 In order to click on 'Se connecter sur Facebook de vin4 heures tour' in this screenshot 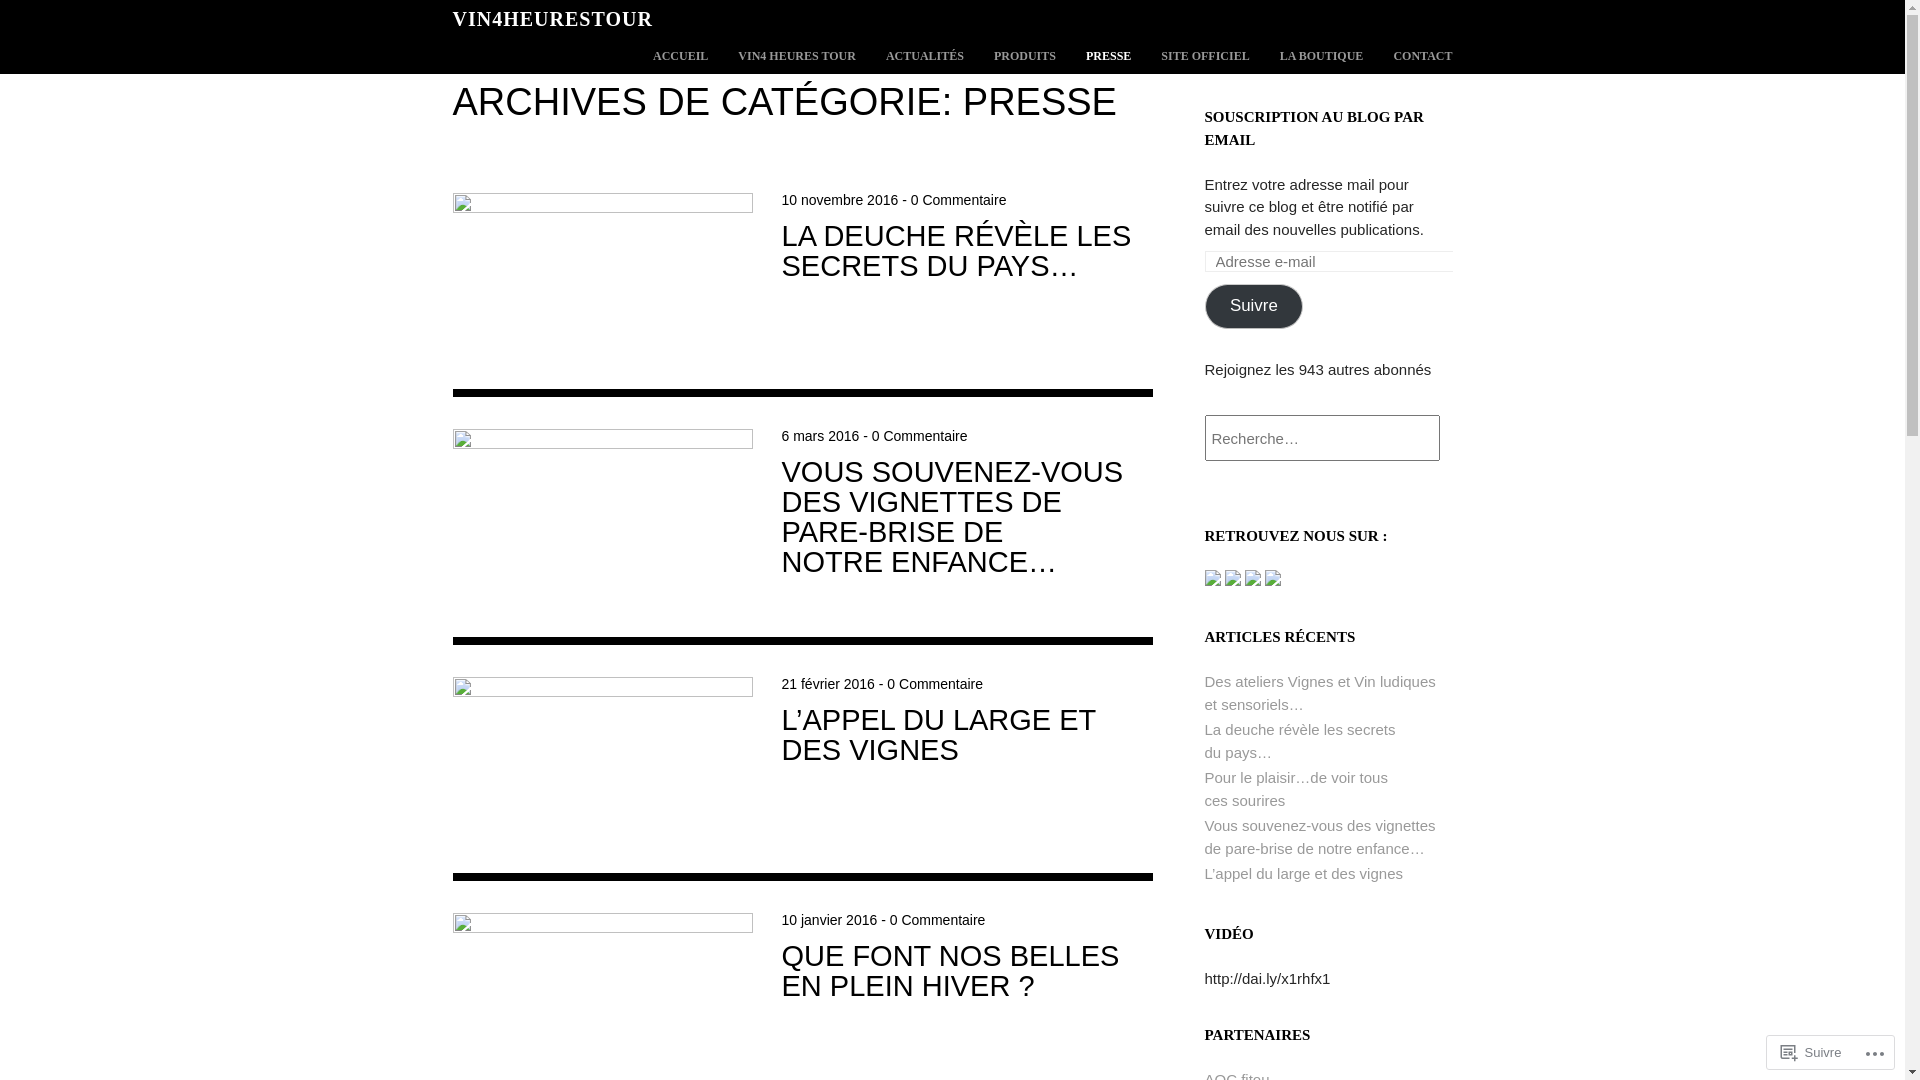, I will do `click(1213, 580)`.